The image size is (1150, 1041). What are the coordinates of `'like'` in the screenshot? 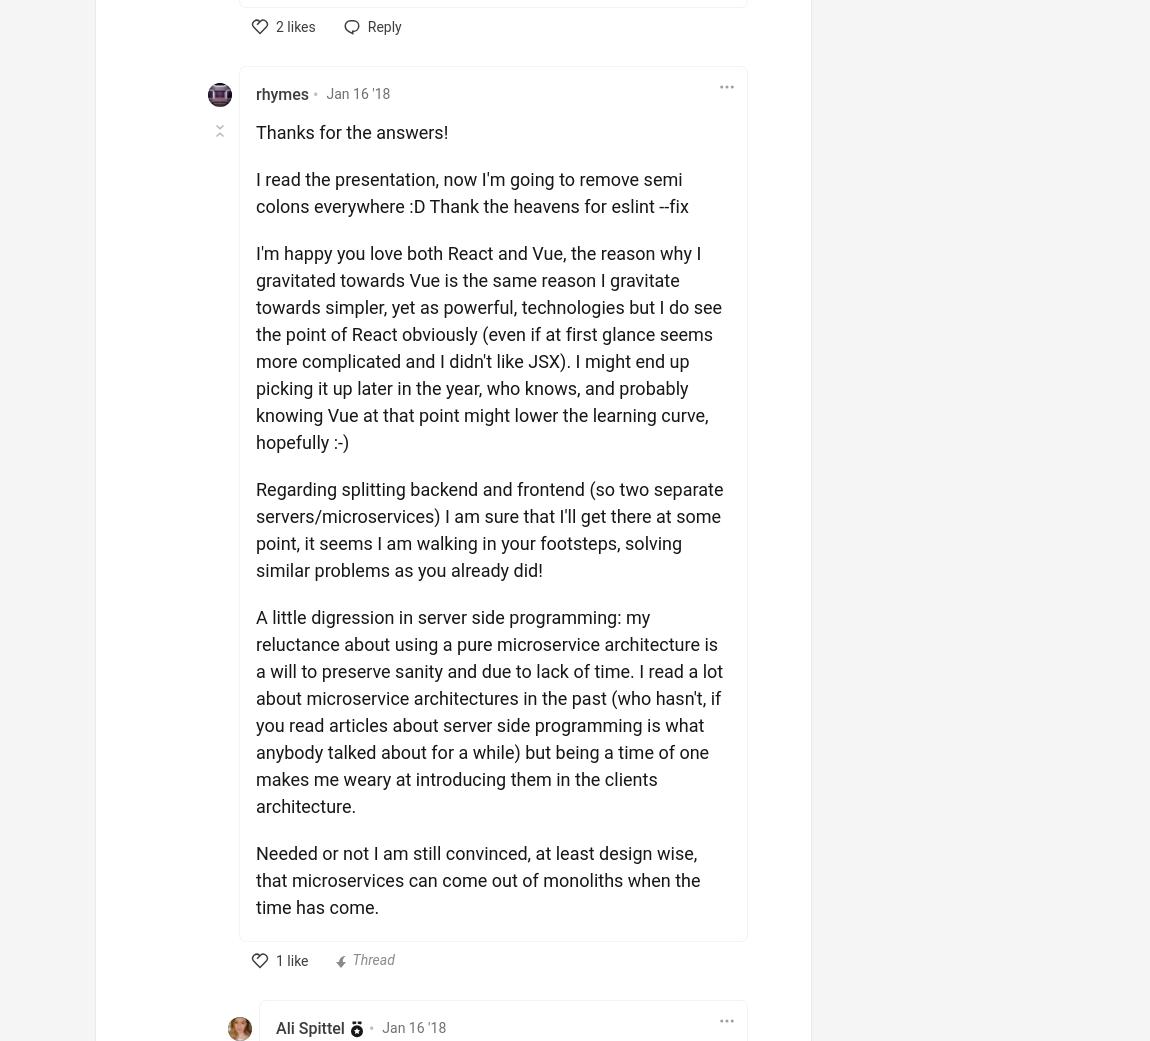 It's located at (295, 960).